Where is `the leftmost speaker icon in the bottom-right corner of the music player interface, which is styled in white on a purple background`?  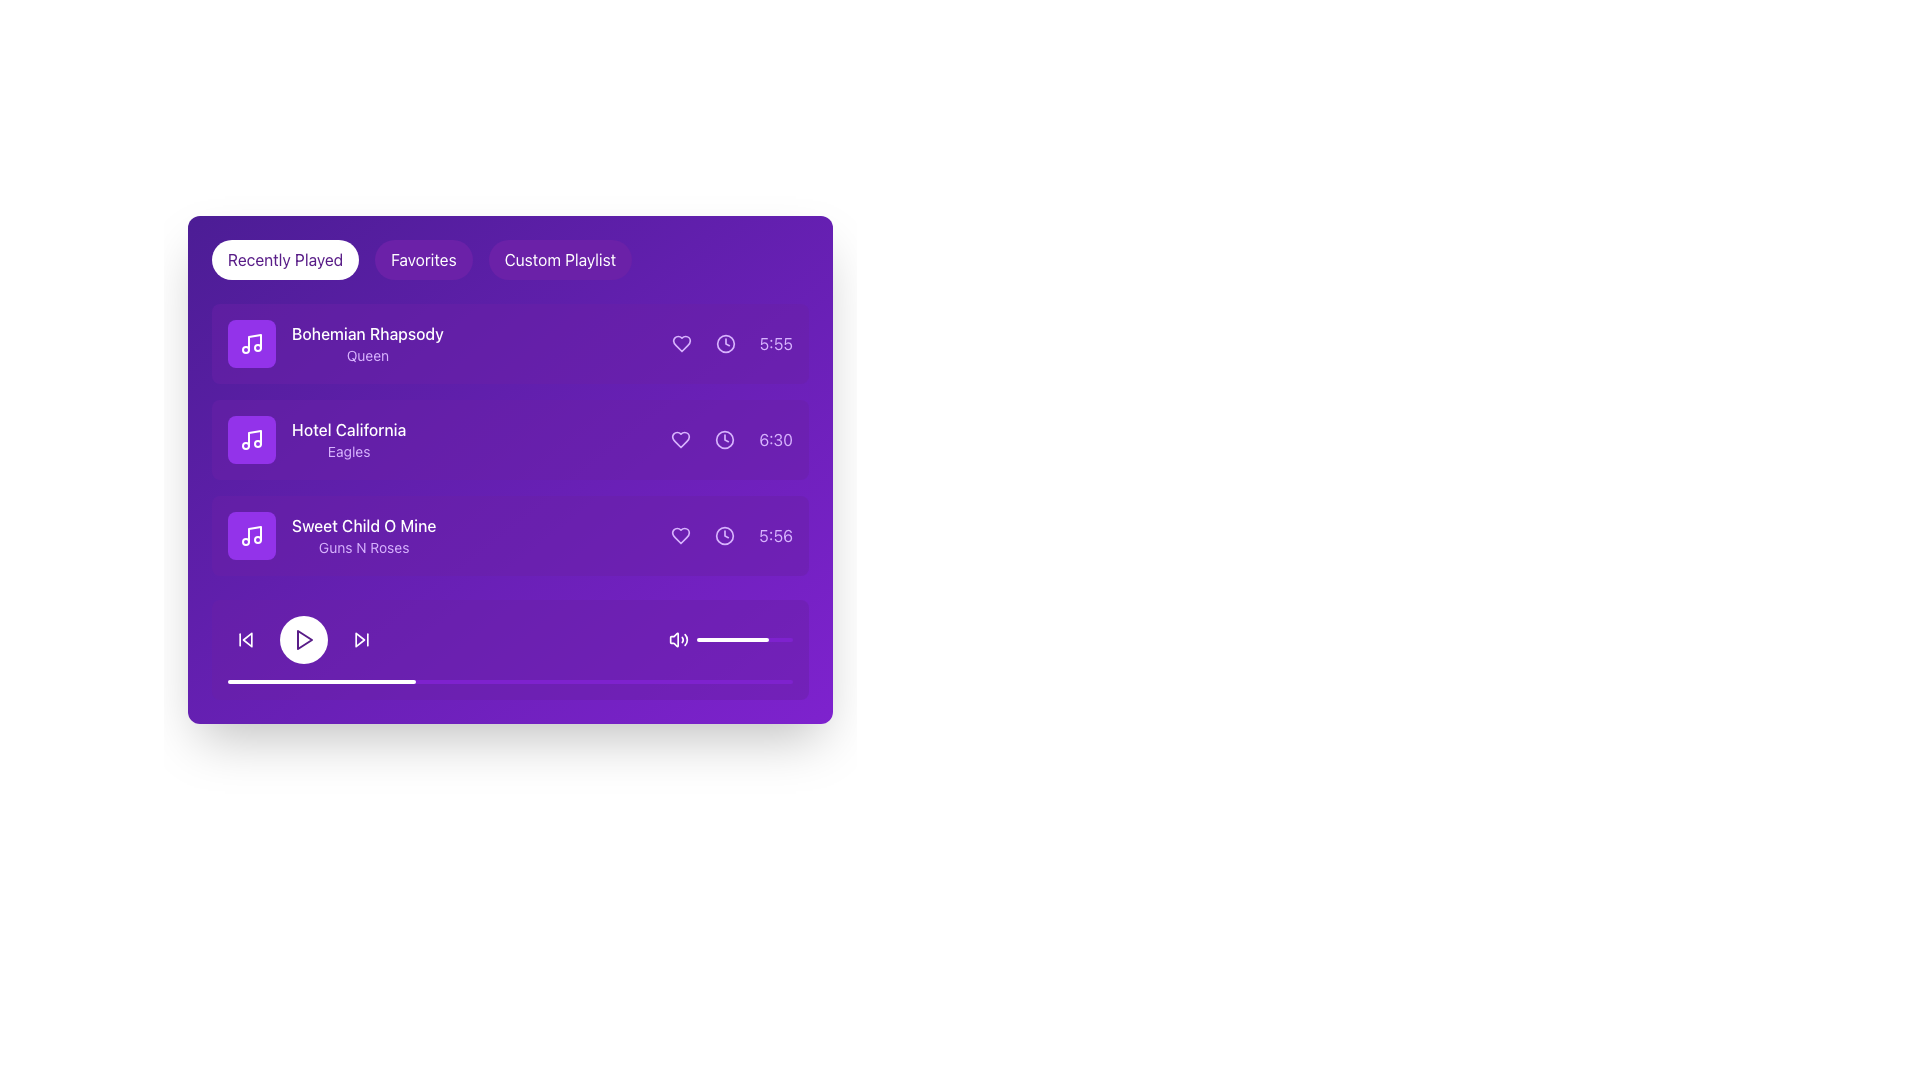
the leftmost speaker icon in the bottom-right corner of the music player interface, which is styled in white on a purple background is located at coordinates (674, 640).